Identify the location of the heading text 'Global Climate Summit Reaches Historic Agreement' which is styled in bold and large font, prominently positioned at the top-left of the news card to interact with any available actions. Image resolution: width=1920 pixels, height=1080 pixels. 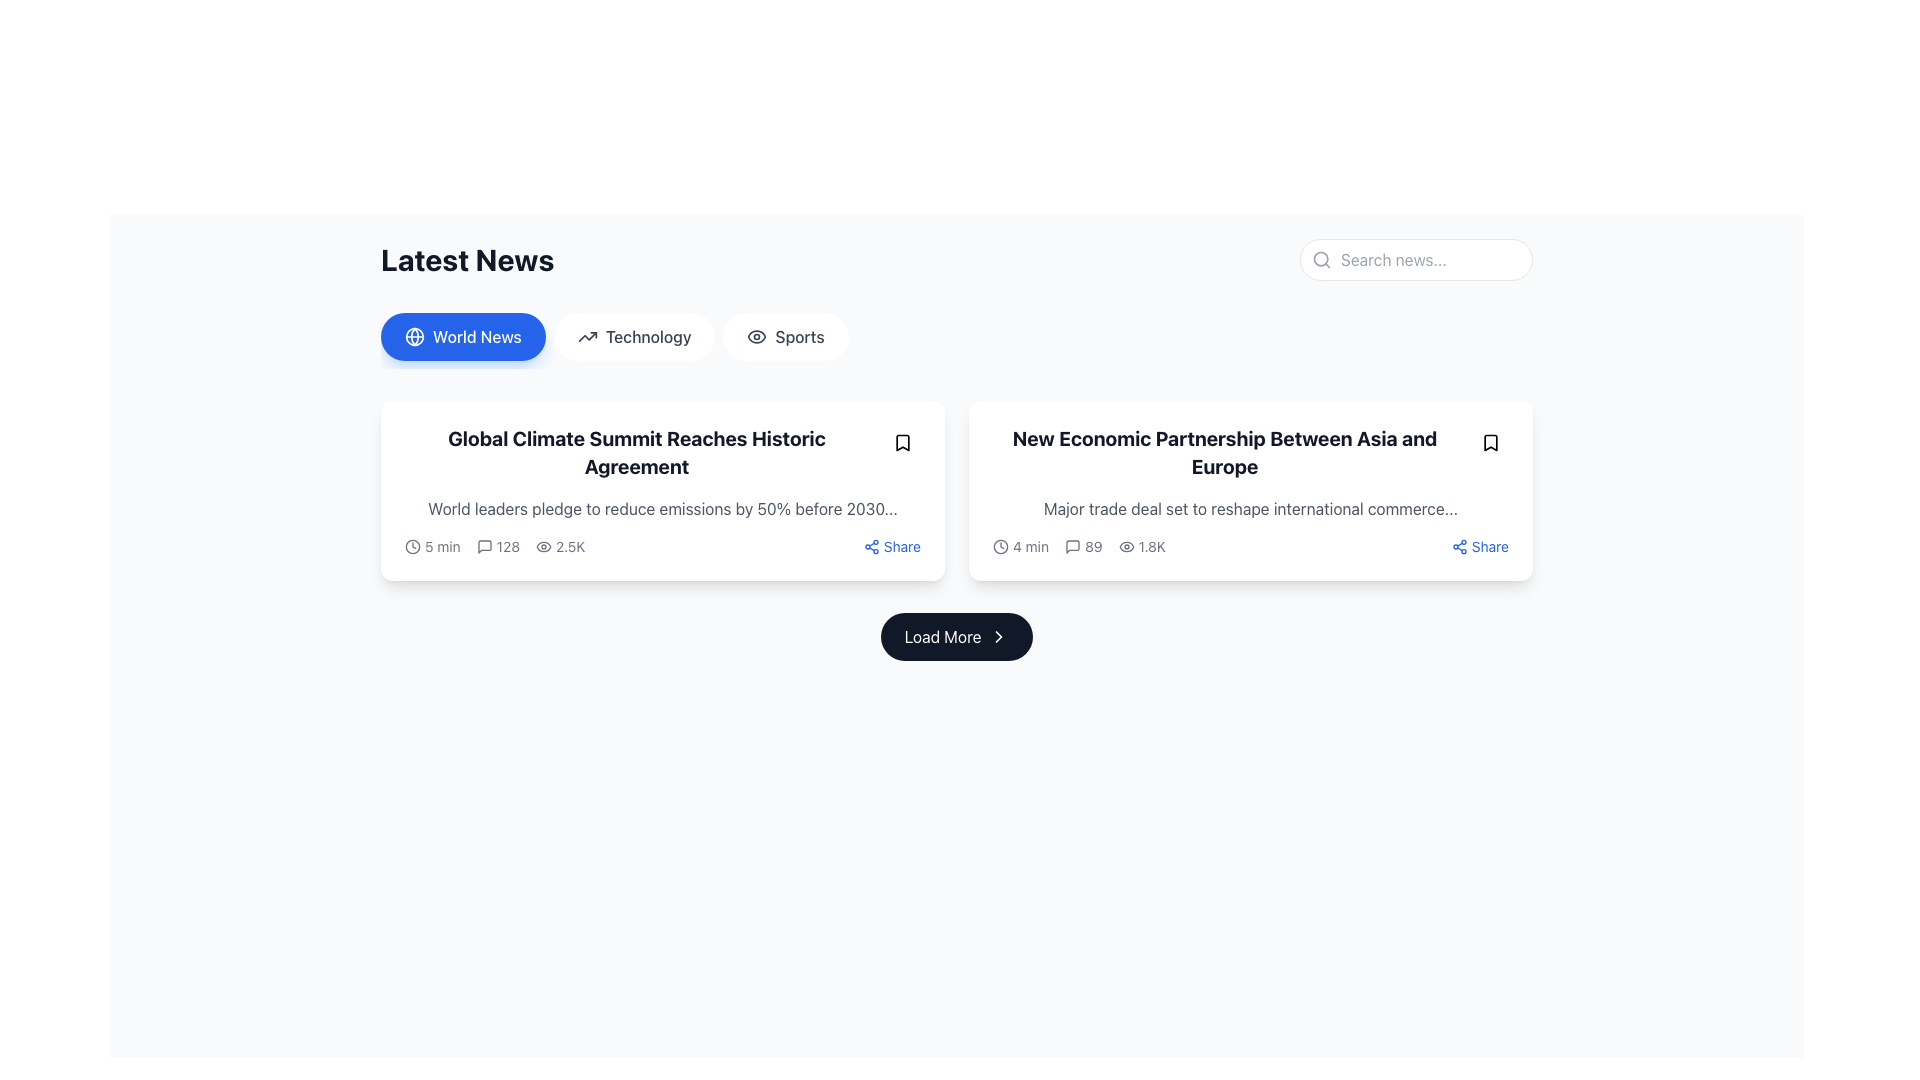
(644, 452).